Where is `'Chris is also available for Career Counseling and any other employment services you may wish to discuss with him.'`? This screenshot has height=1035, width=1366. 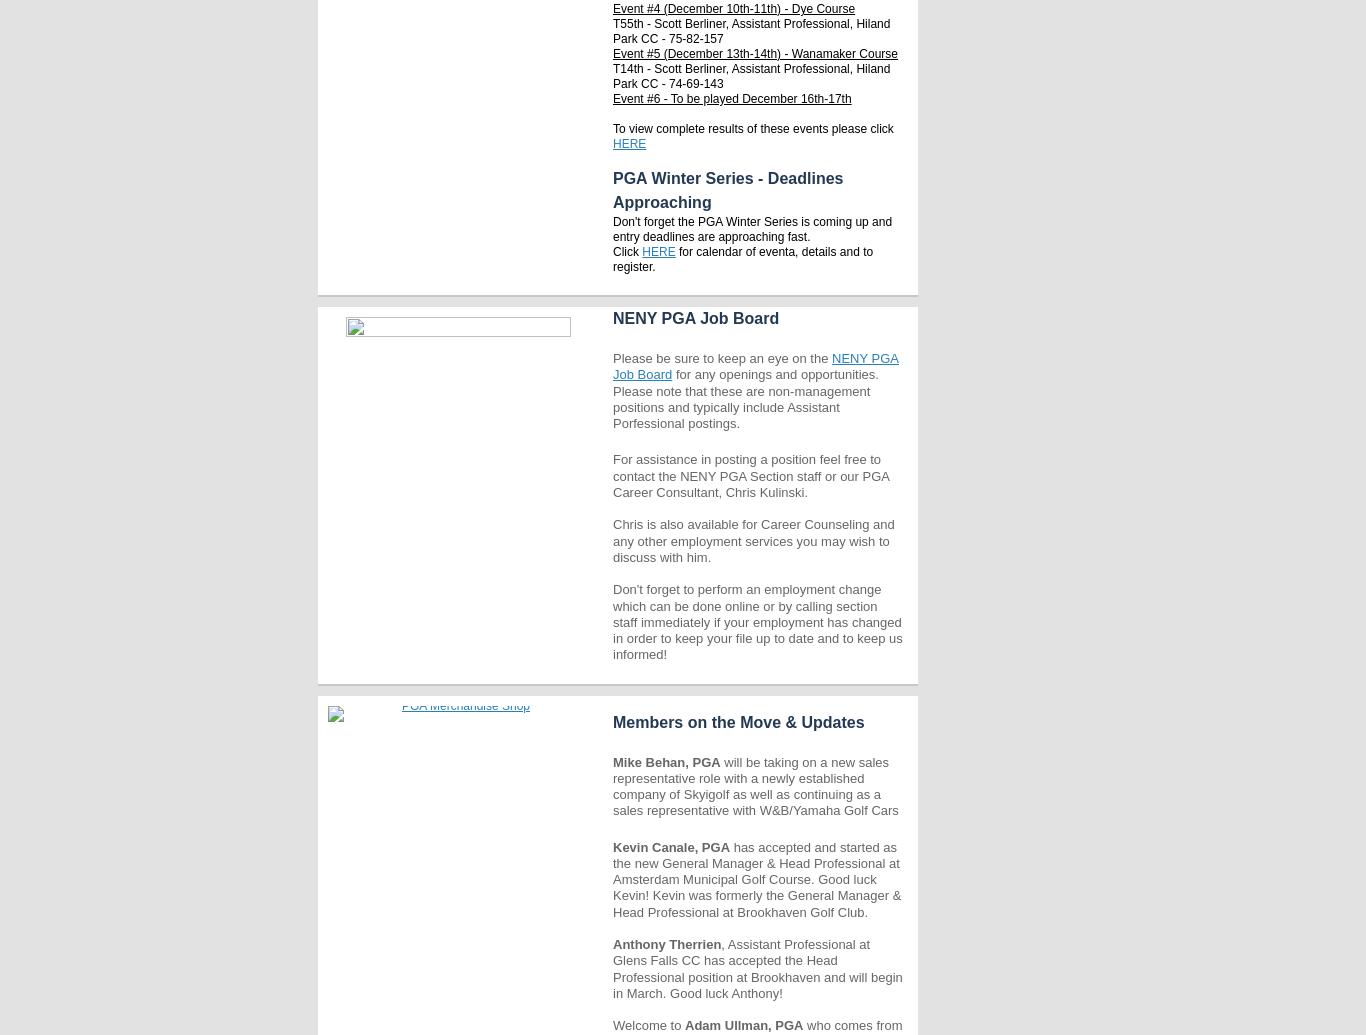 'Chris is also available for Career Counseling and any other employment services you may wish to discuss with him.' is located at coordinates (753, 539).